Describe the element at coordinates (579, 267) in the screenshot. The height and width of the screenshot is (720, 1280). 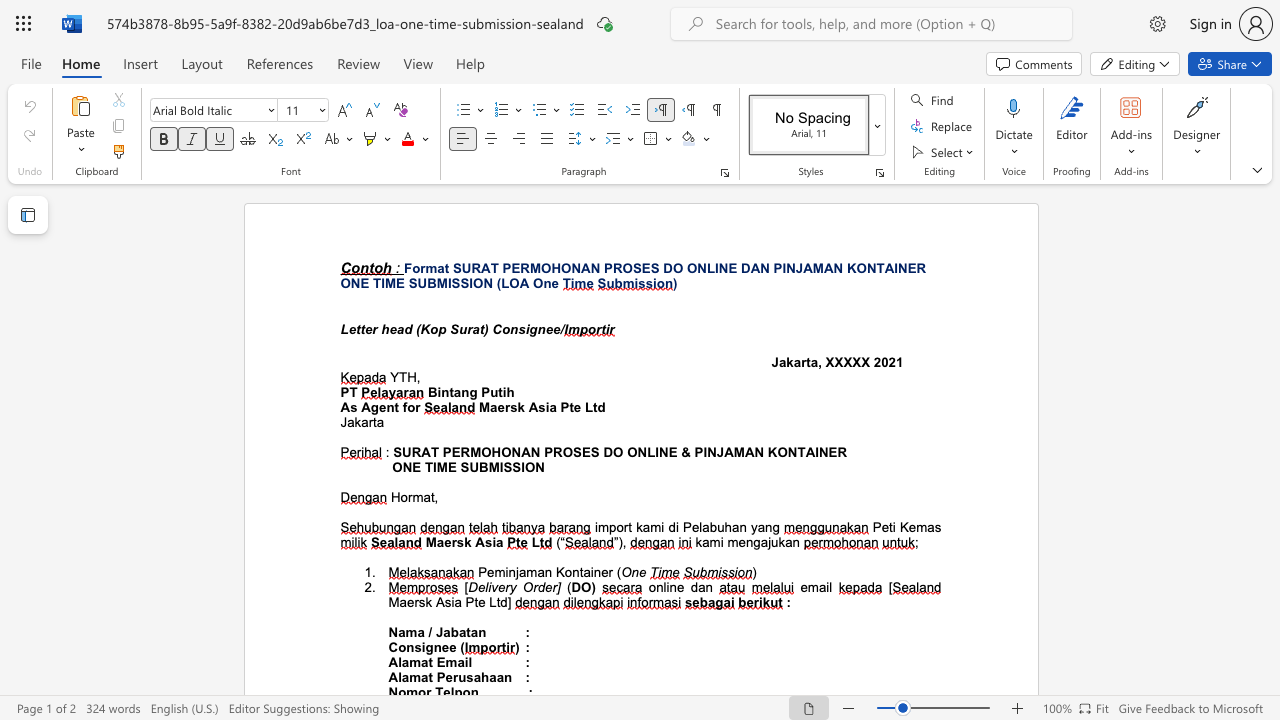
I see `the subset text "AN PR" within the text "SURAT PERMOHONAN PROSES DO ONLINE DAN PINJAMAN KONTAINER"` at that location.